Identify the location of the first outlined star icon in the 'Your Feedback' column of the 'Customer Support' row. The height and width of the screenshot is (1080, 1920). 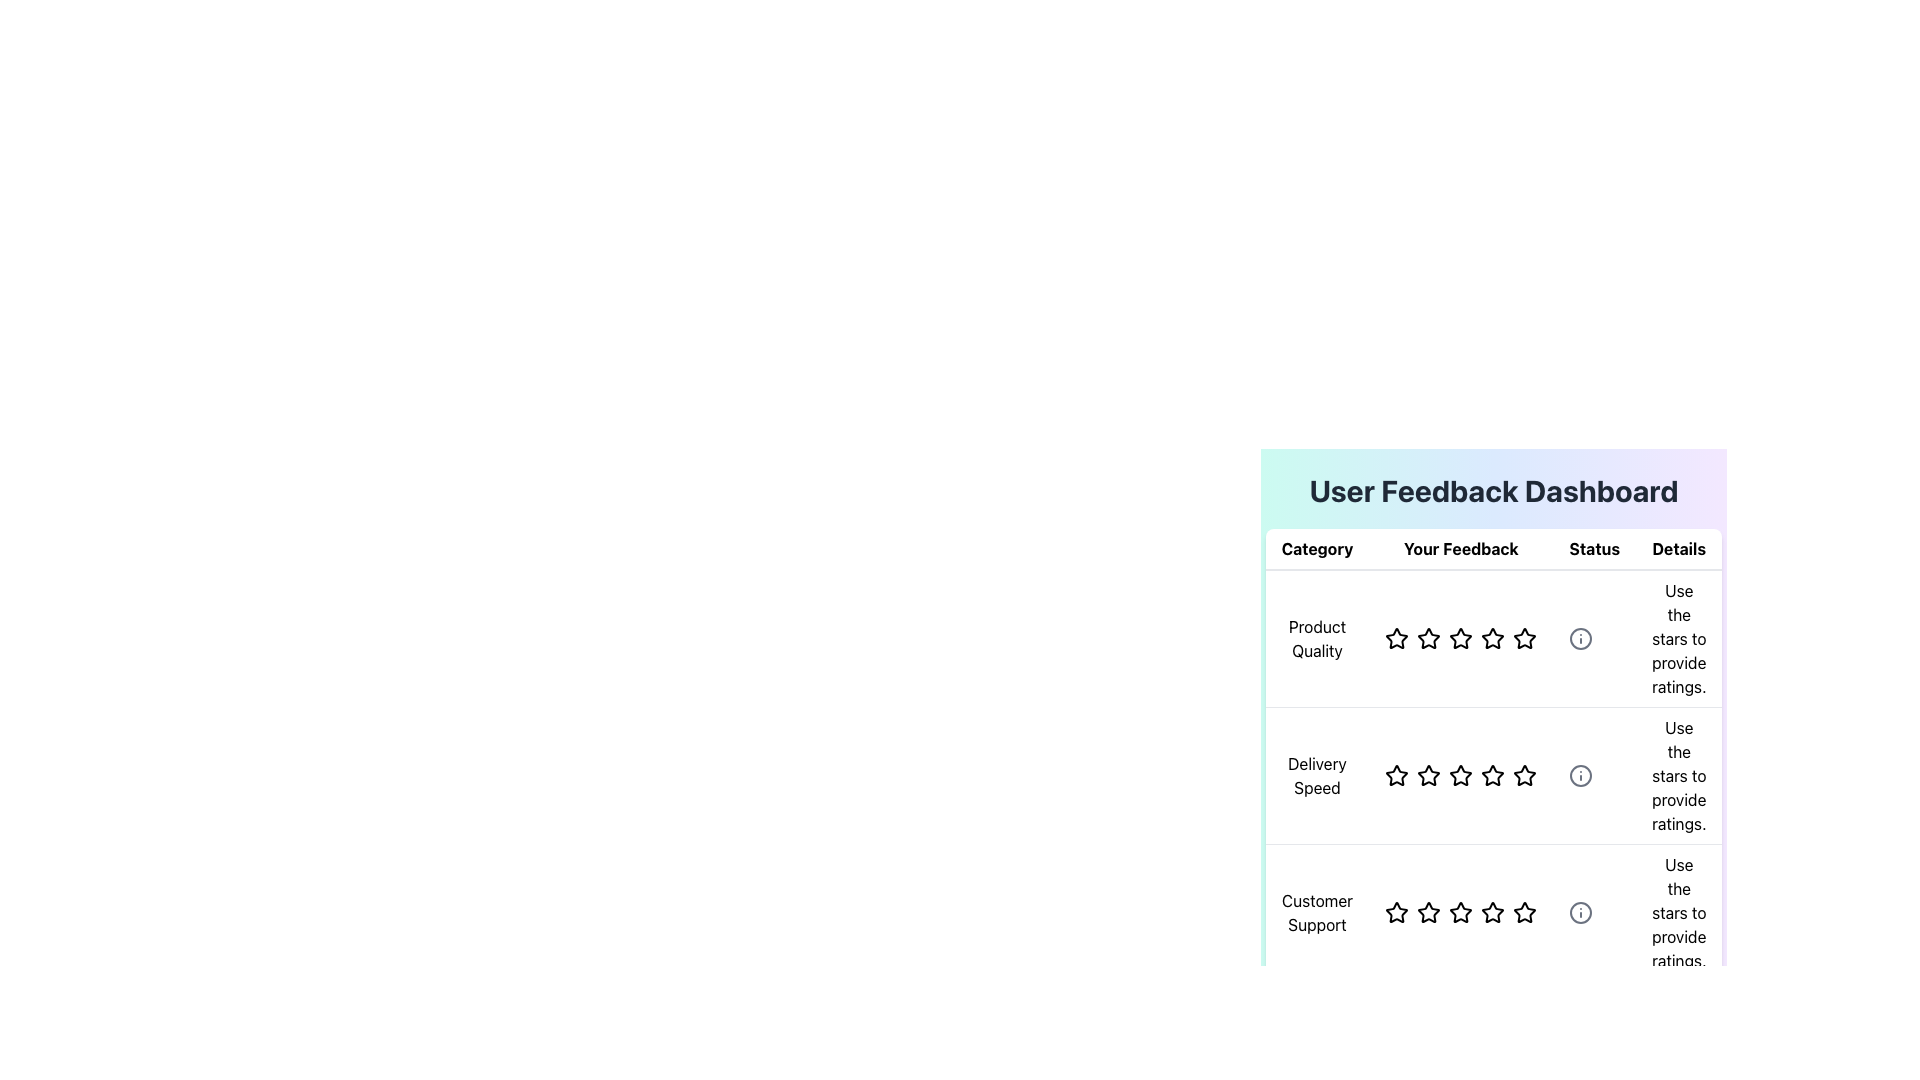
(1396, 913).